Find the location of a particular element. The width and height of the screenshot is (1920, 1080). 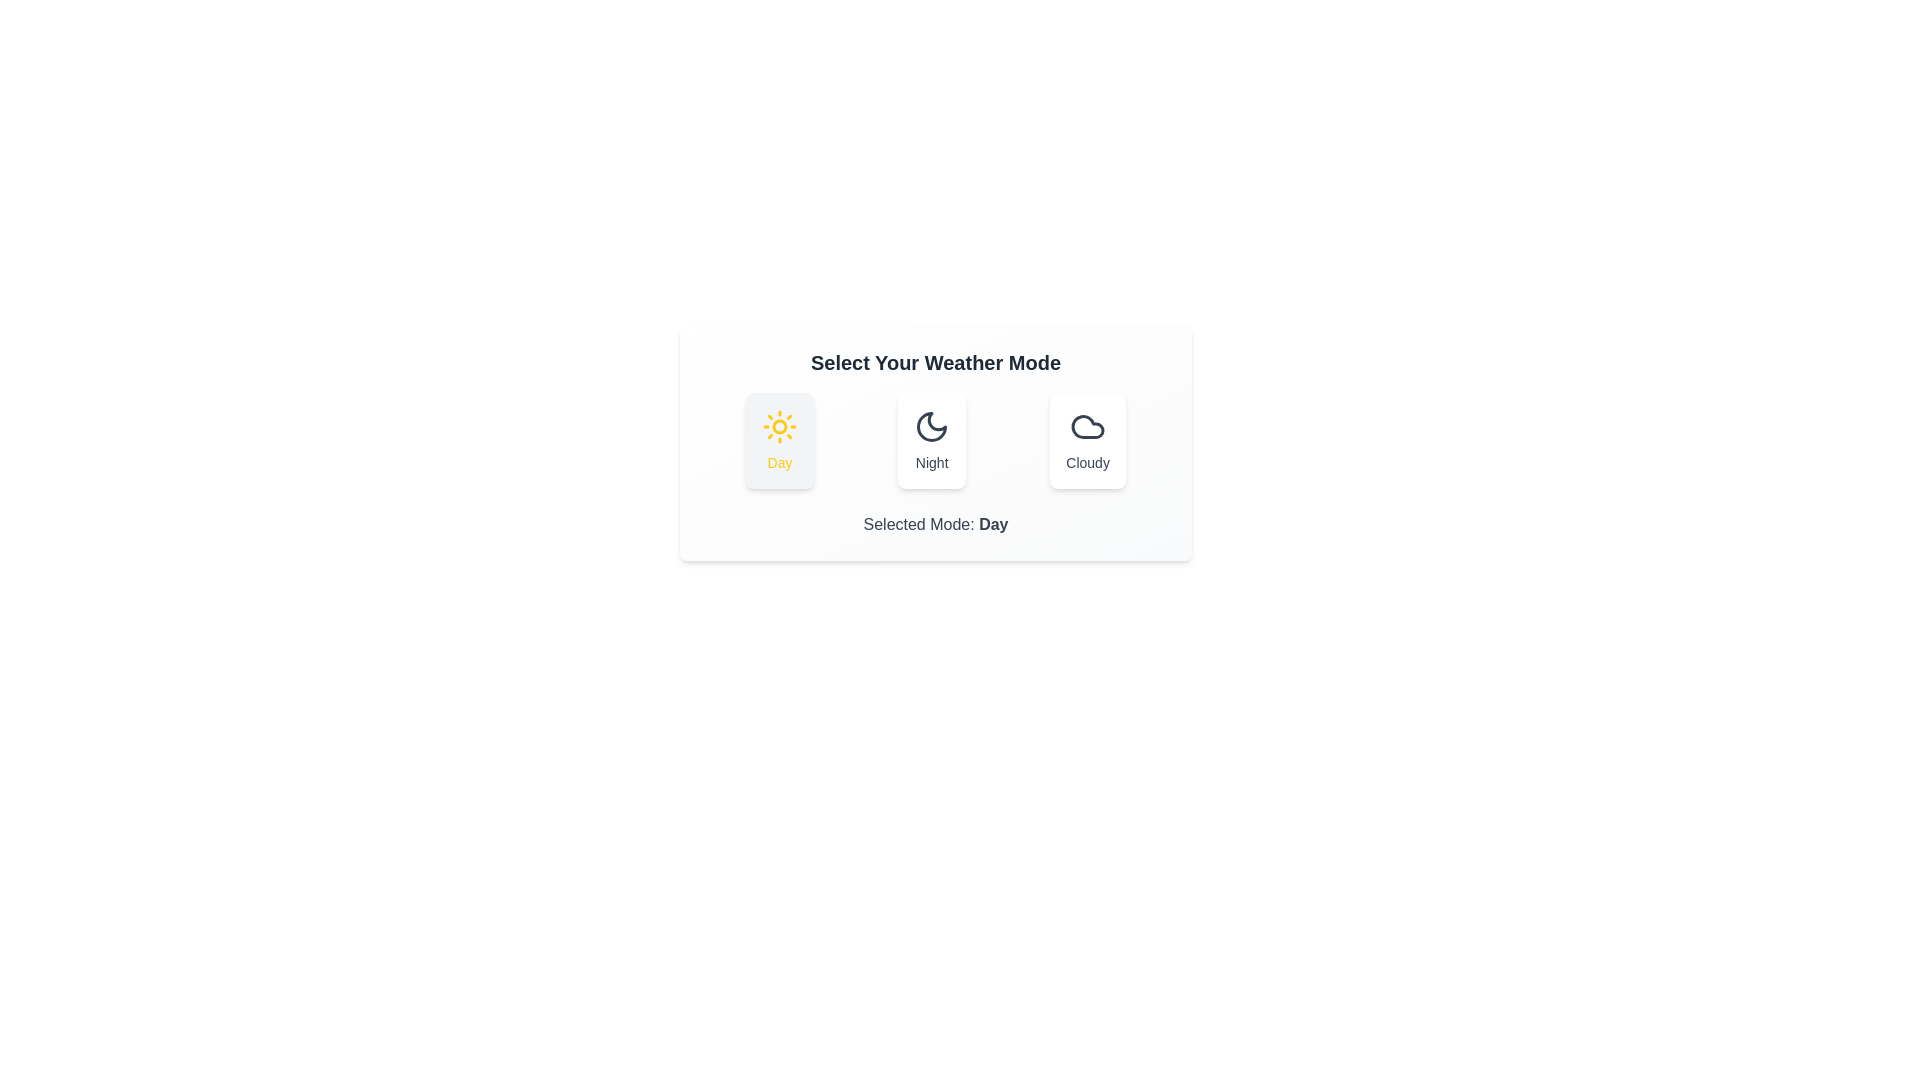

the 'Cloudy' button to select the 'Cloudy' mode is located at coordinates (1087, 439).